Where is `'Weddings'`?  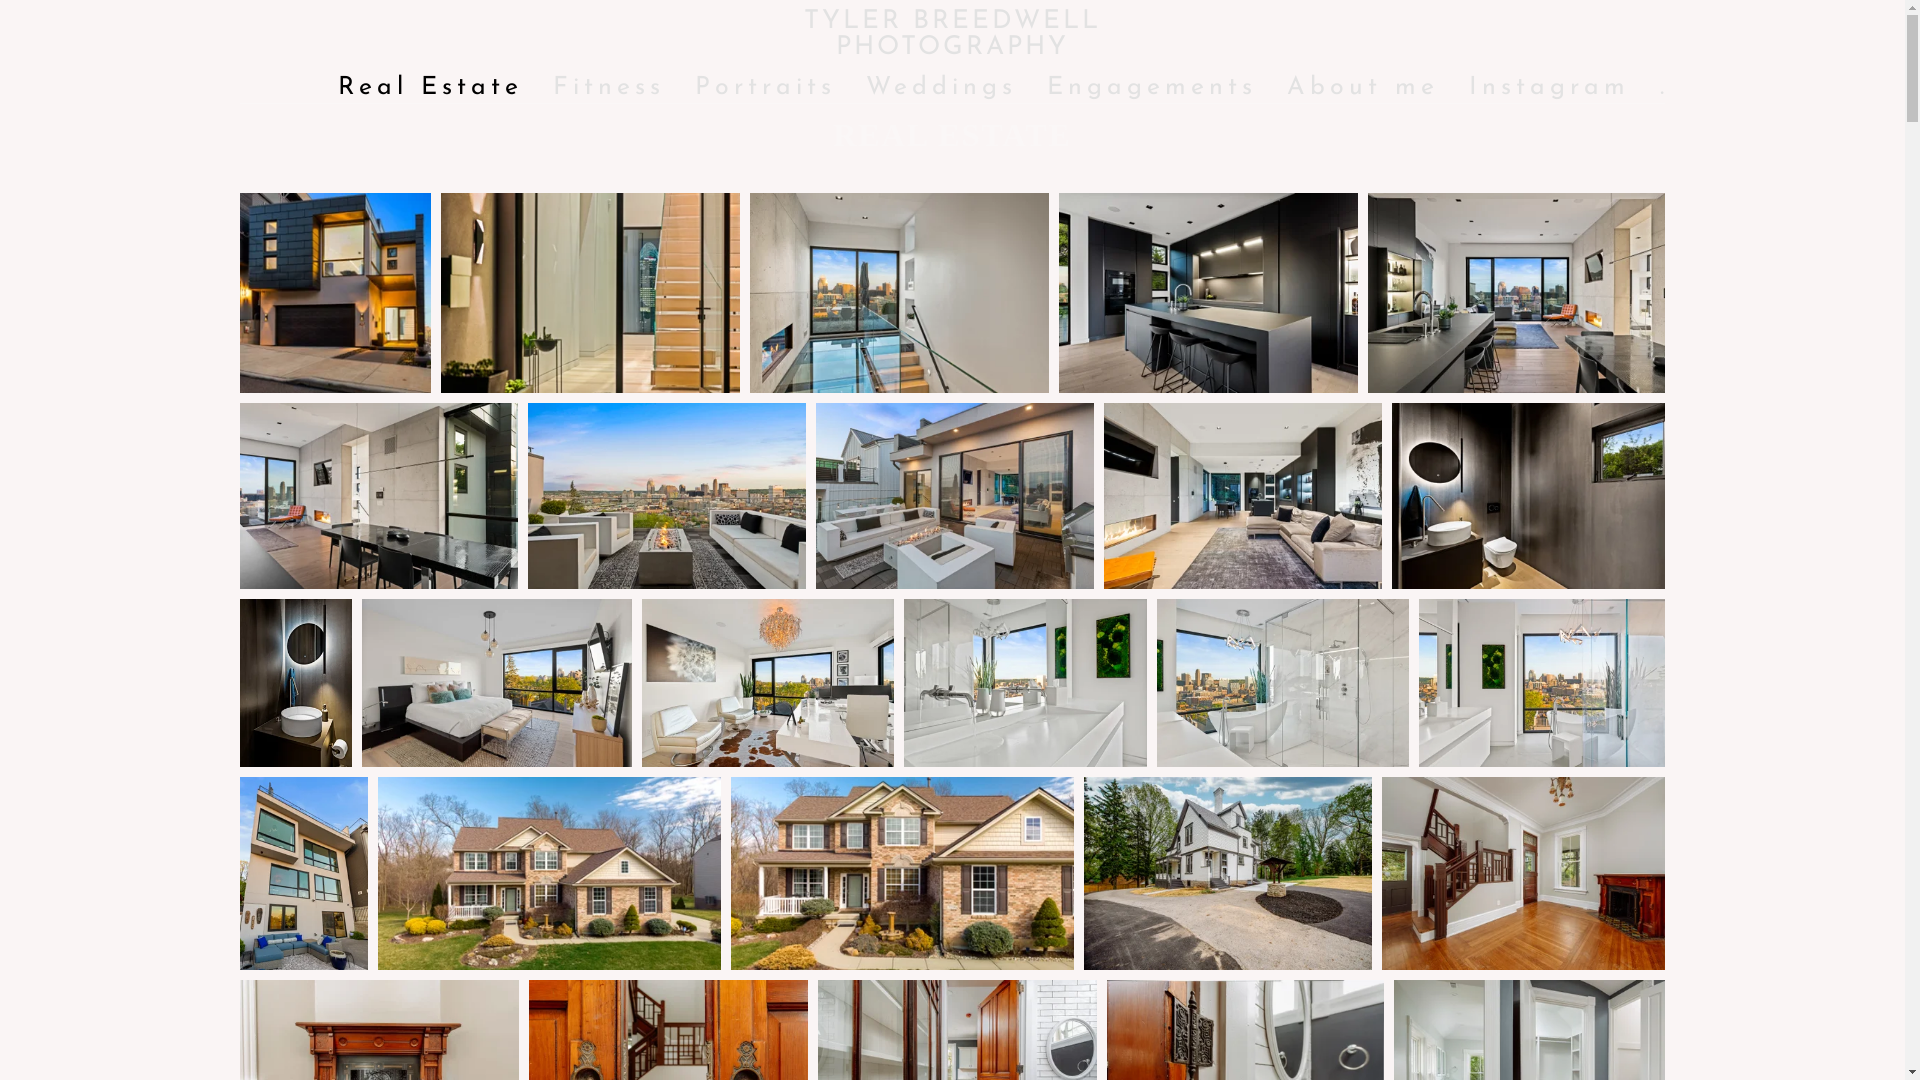 'Weddings' is located at coordinates (939, 86).